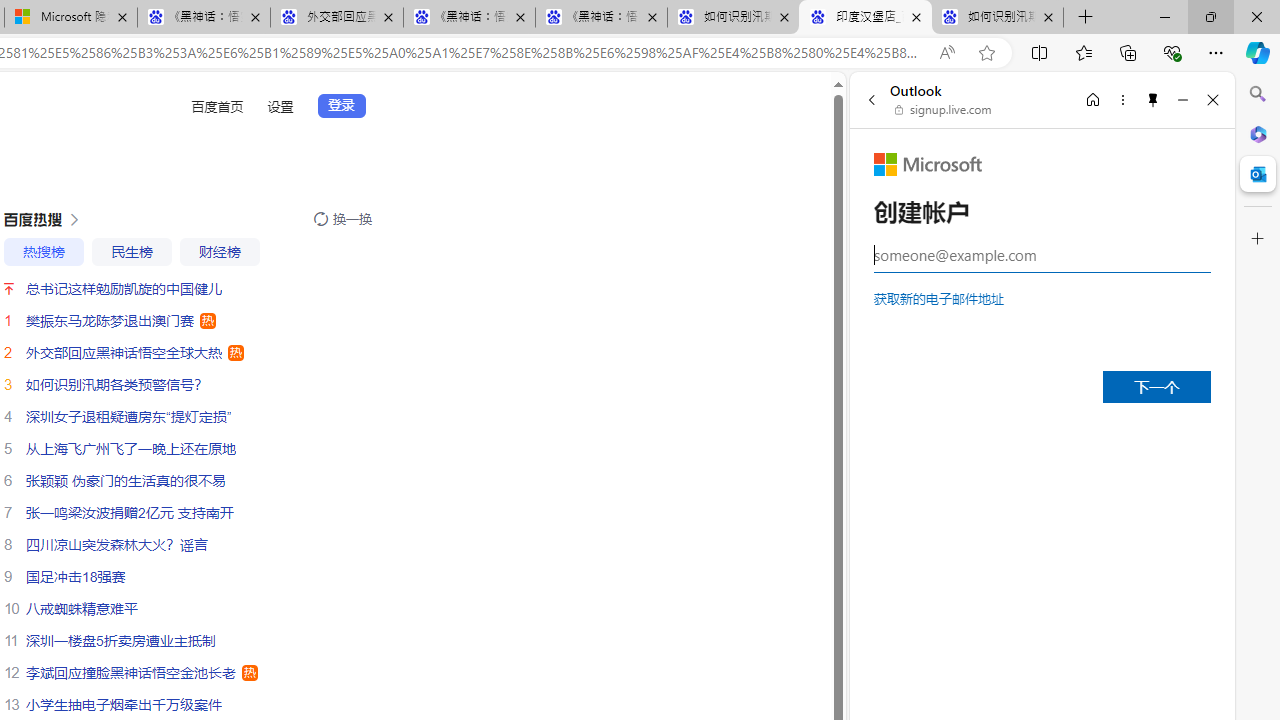  Describe the element at coordinates (927, 163) in the screenshot. I see `'Microsoft'` at that location.